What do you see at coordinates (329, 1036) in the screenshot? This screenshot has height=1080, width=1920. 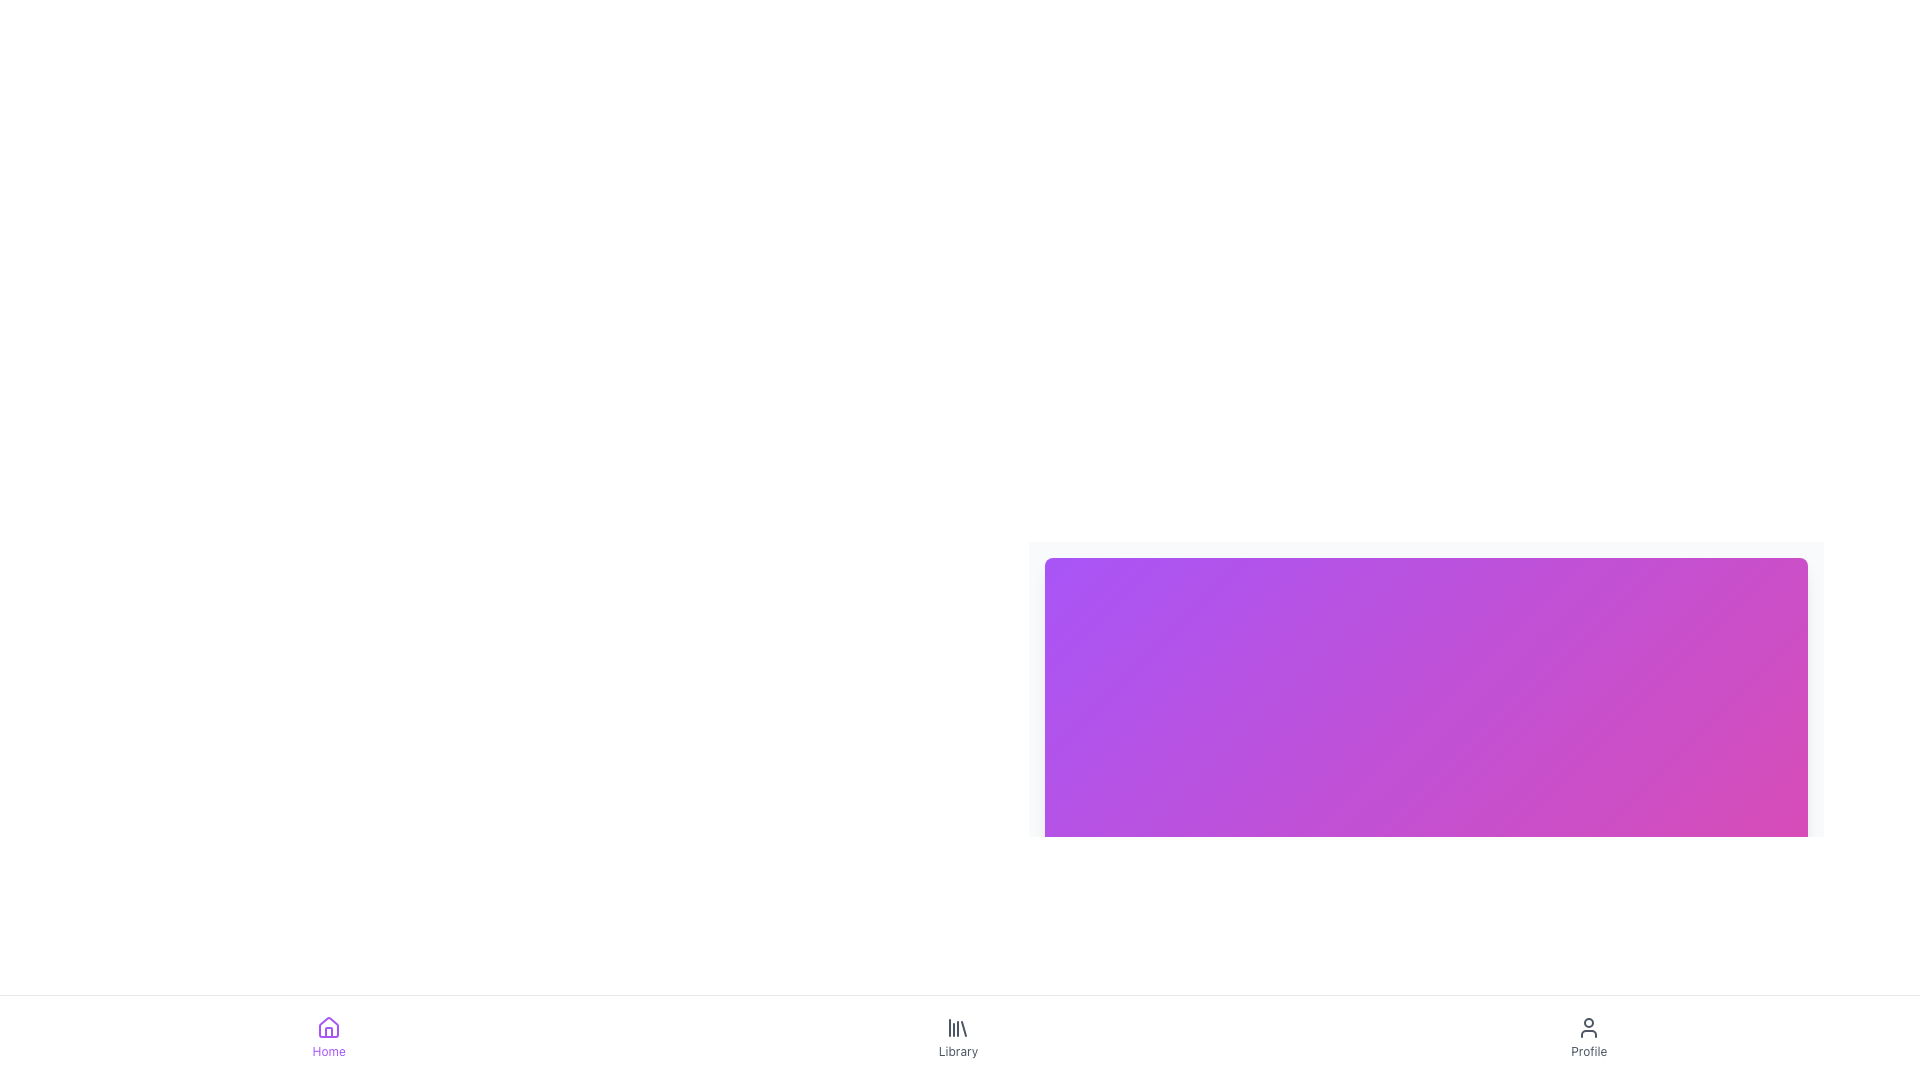 I see `the 'Home' button in the bottom navigation menu` at bounding box center [329, 1036].